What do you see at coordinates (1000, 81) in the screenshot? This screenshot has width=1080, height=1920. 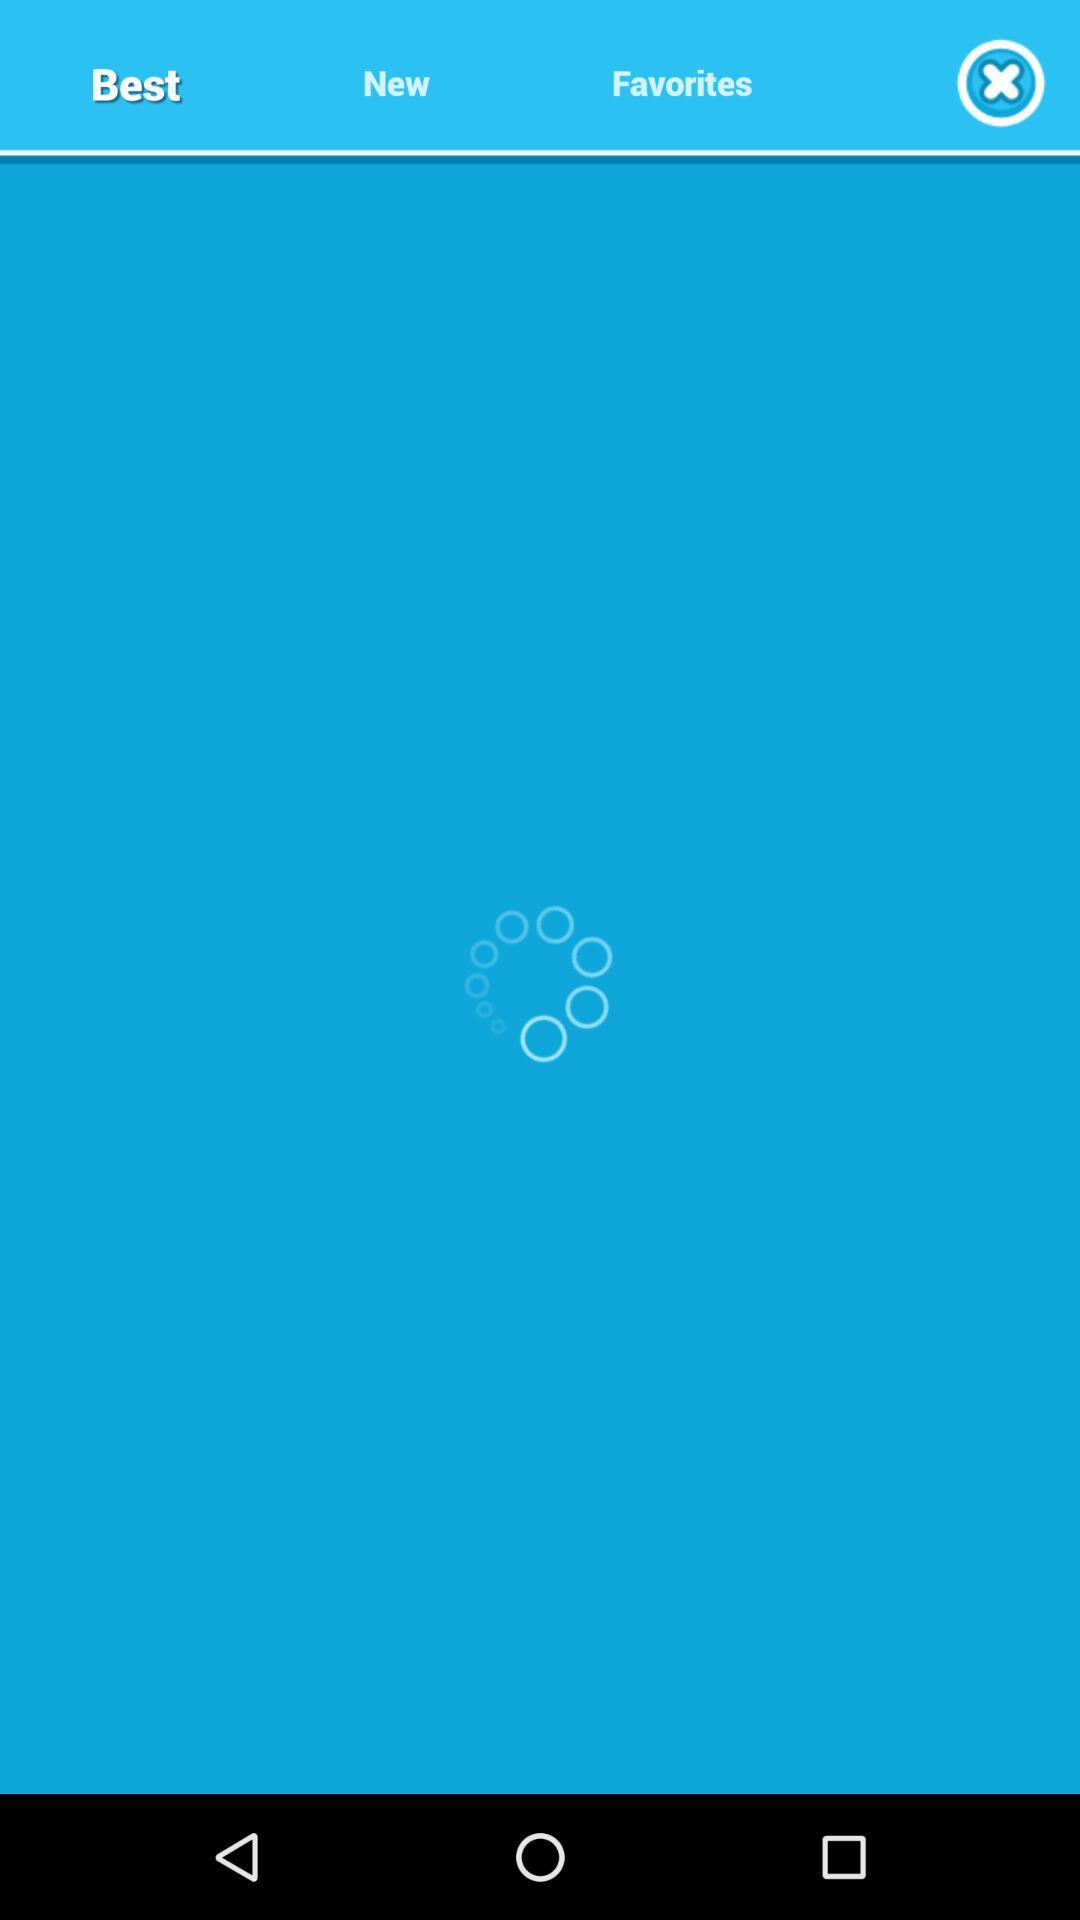 I see `scrren` at bounding box center [1000, 81].